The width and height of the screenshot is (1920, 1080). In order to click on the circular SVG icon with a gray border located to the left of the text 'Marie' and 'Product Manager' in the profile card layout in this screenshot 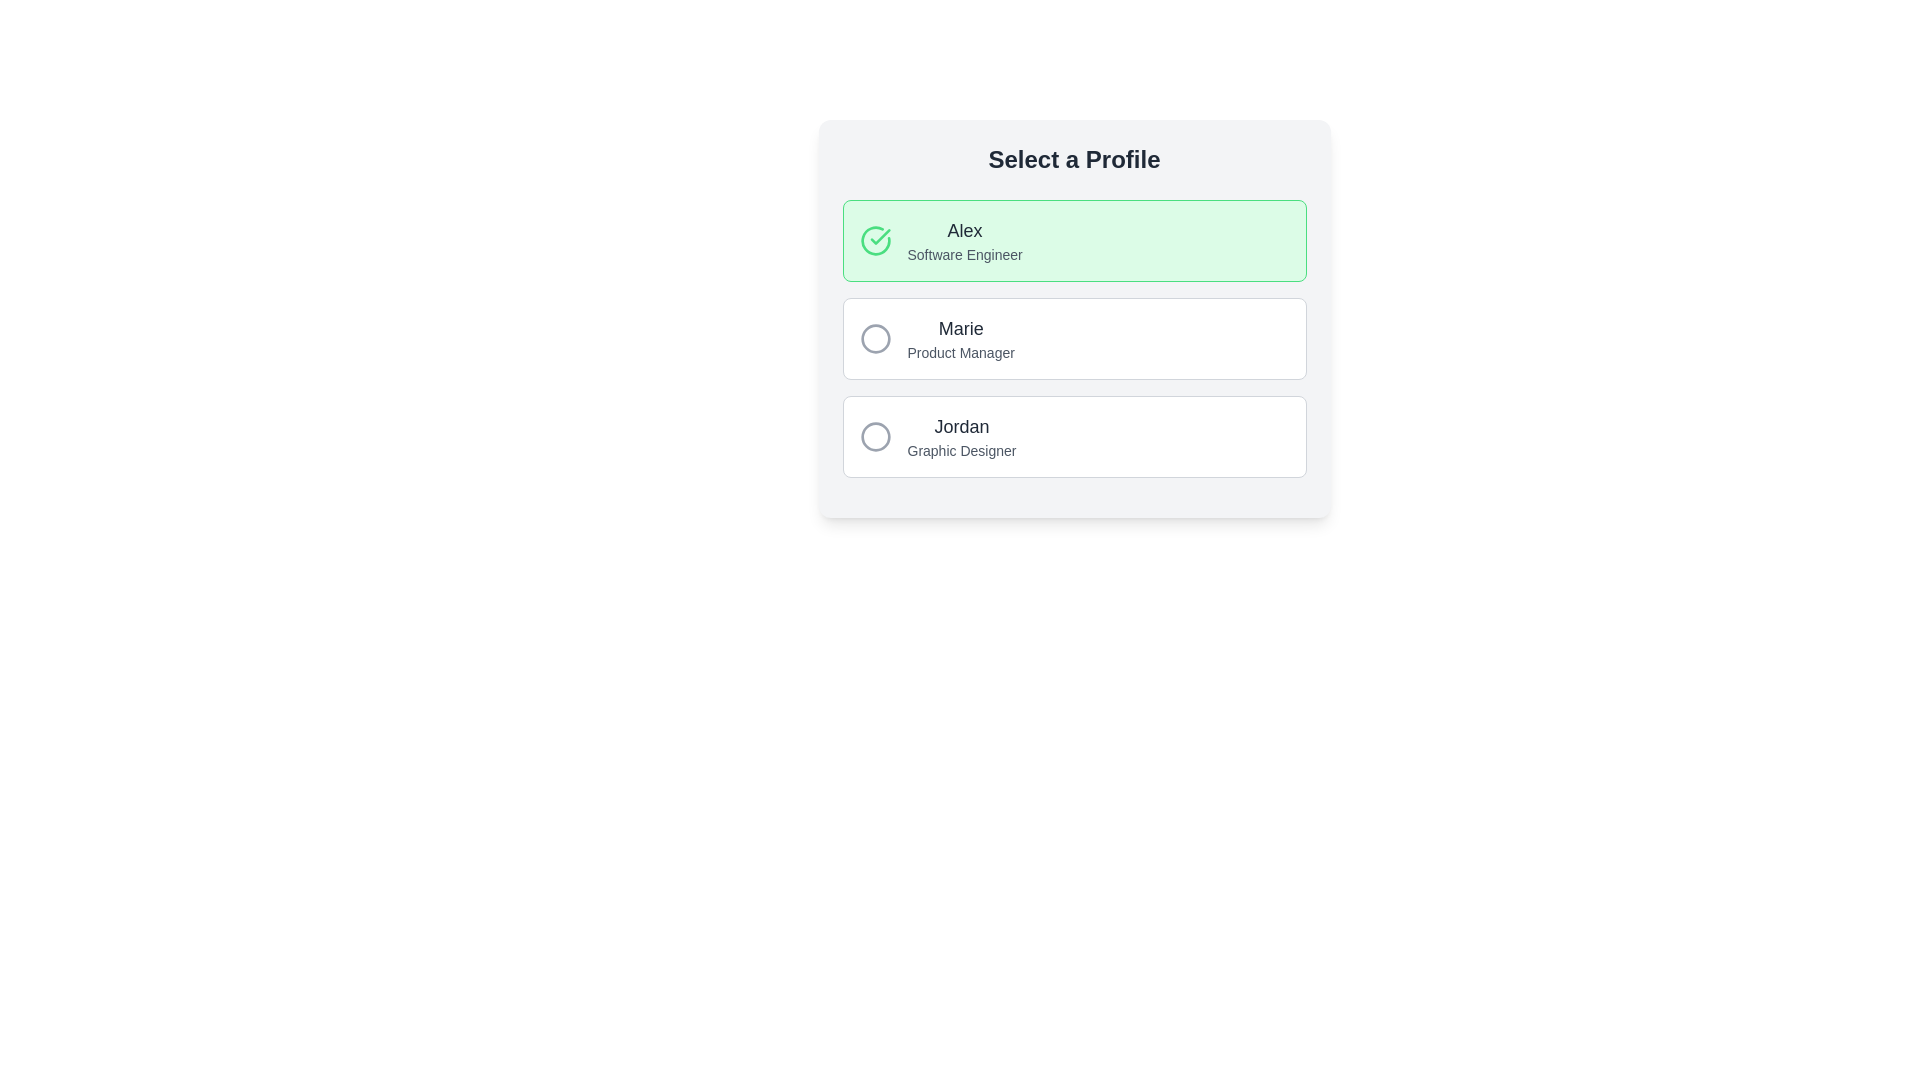, I will do `click(875, 338)`.